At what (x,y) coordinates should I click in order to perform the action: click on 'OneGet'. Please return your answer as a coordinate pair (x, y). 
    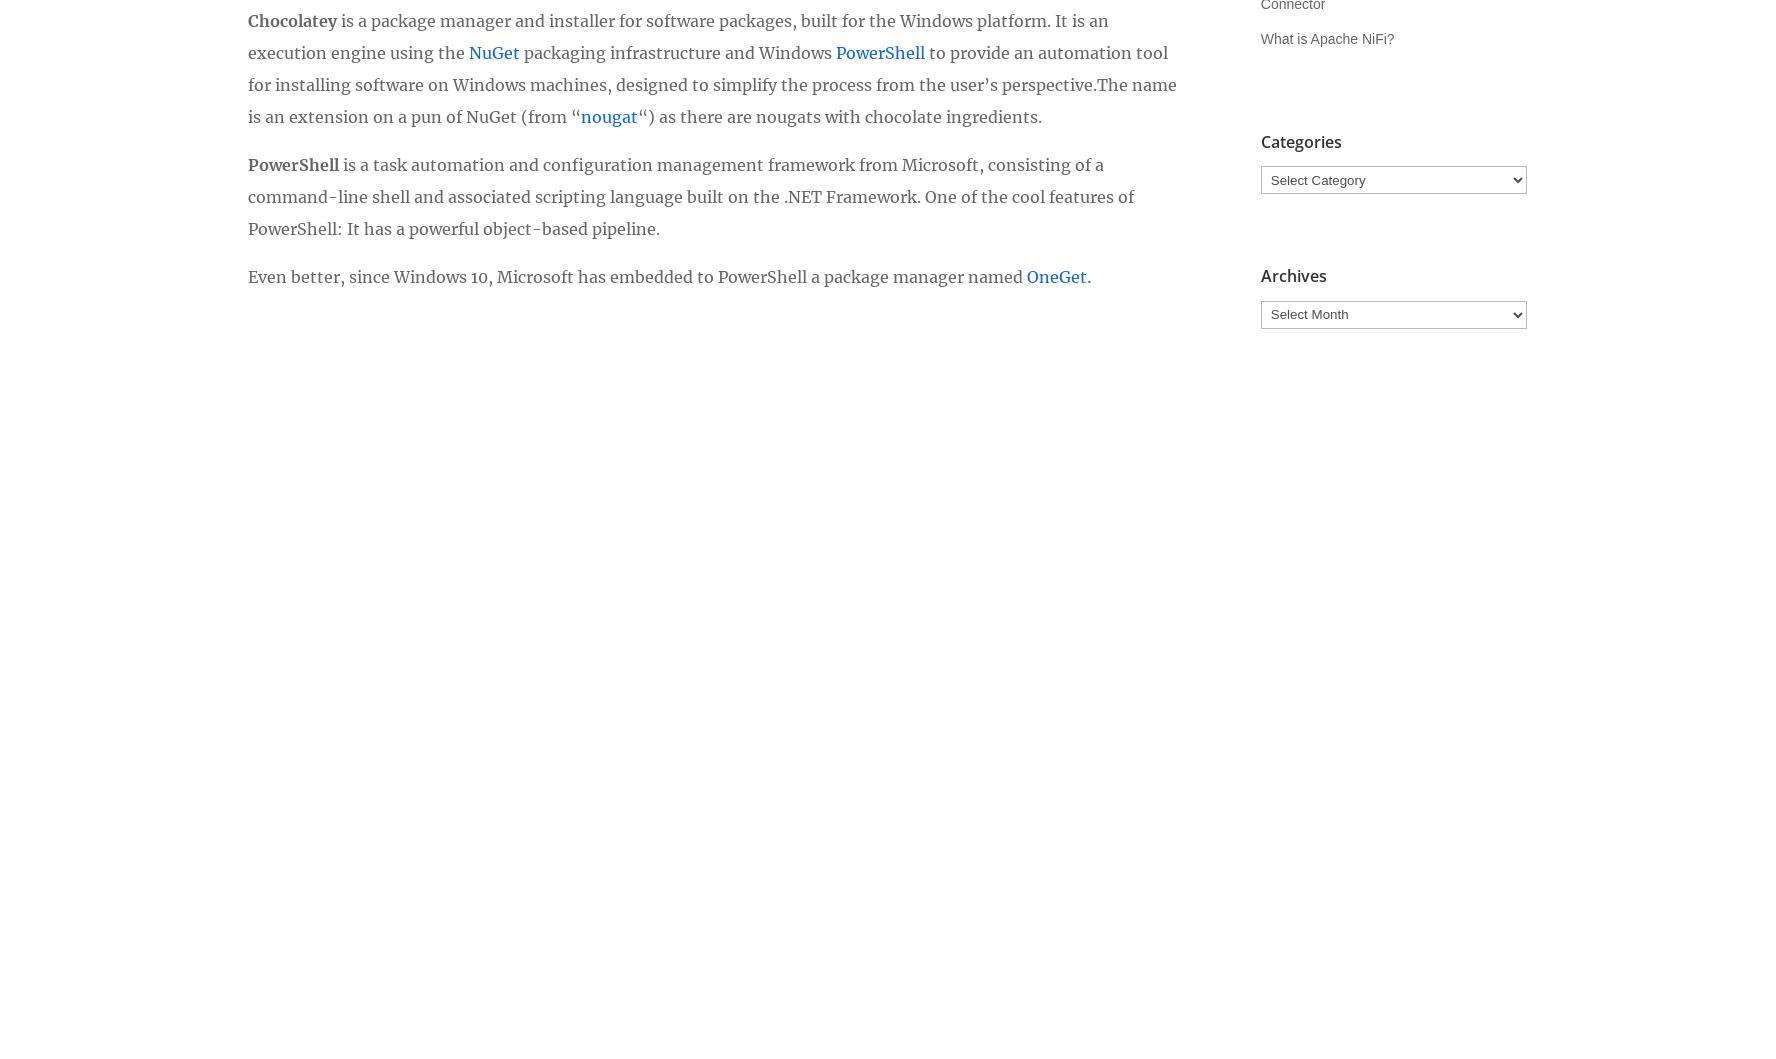
    Looking at the image, I should click on (1056, 275).